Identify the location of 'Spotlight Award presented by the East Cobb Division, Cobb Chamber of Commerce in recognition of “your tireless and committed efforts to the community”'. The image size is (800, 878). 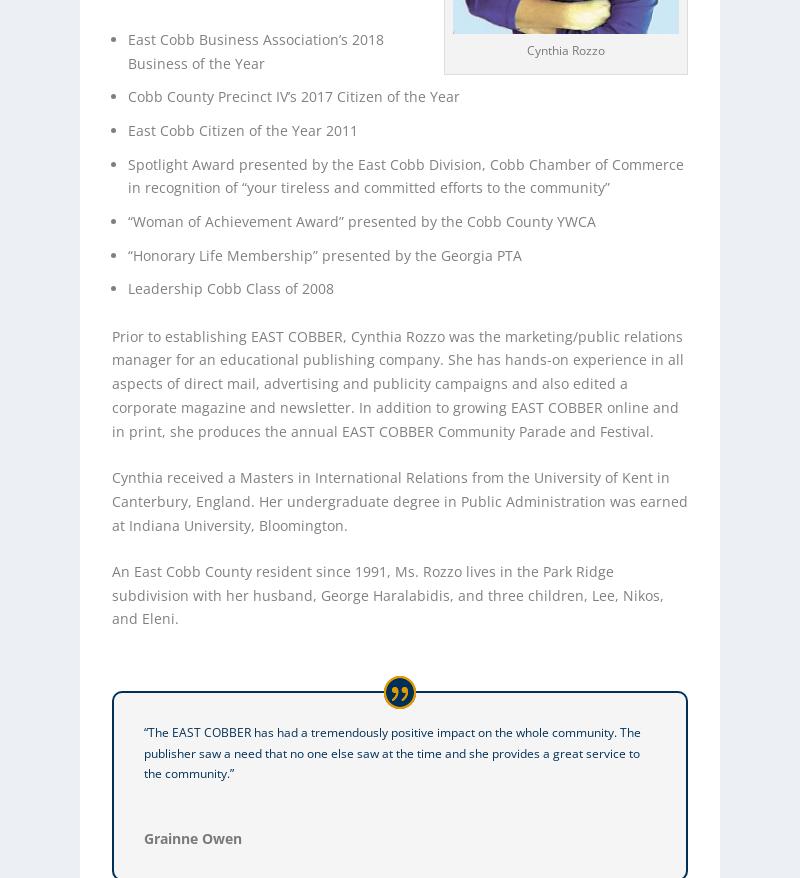
(405, 175).